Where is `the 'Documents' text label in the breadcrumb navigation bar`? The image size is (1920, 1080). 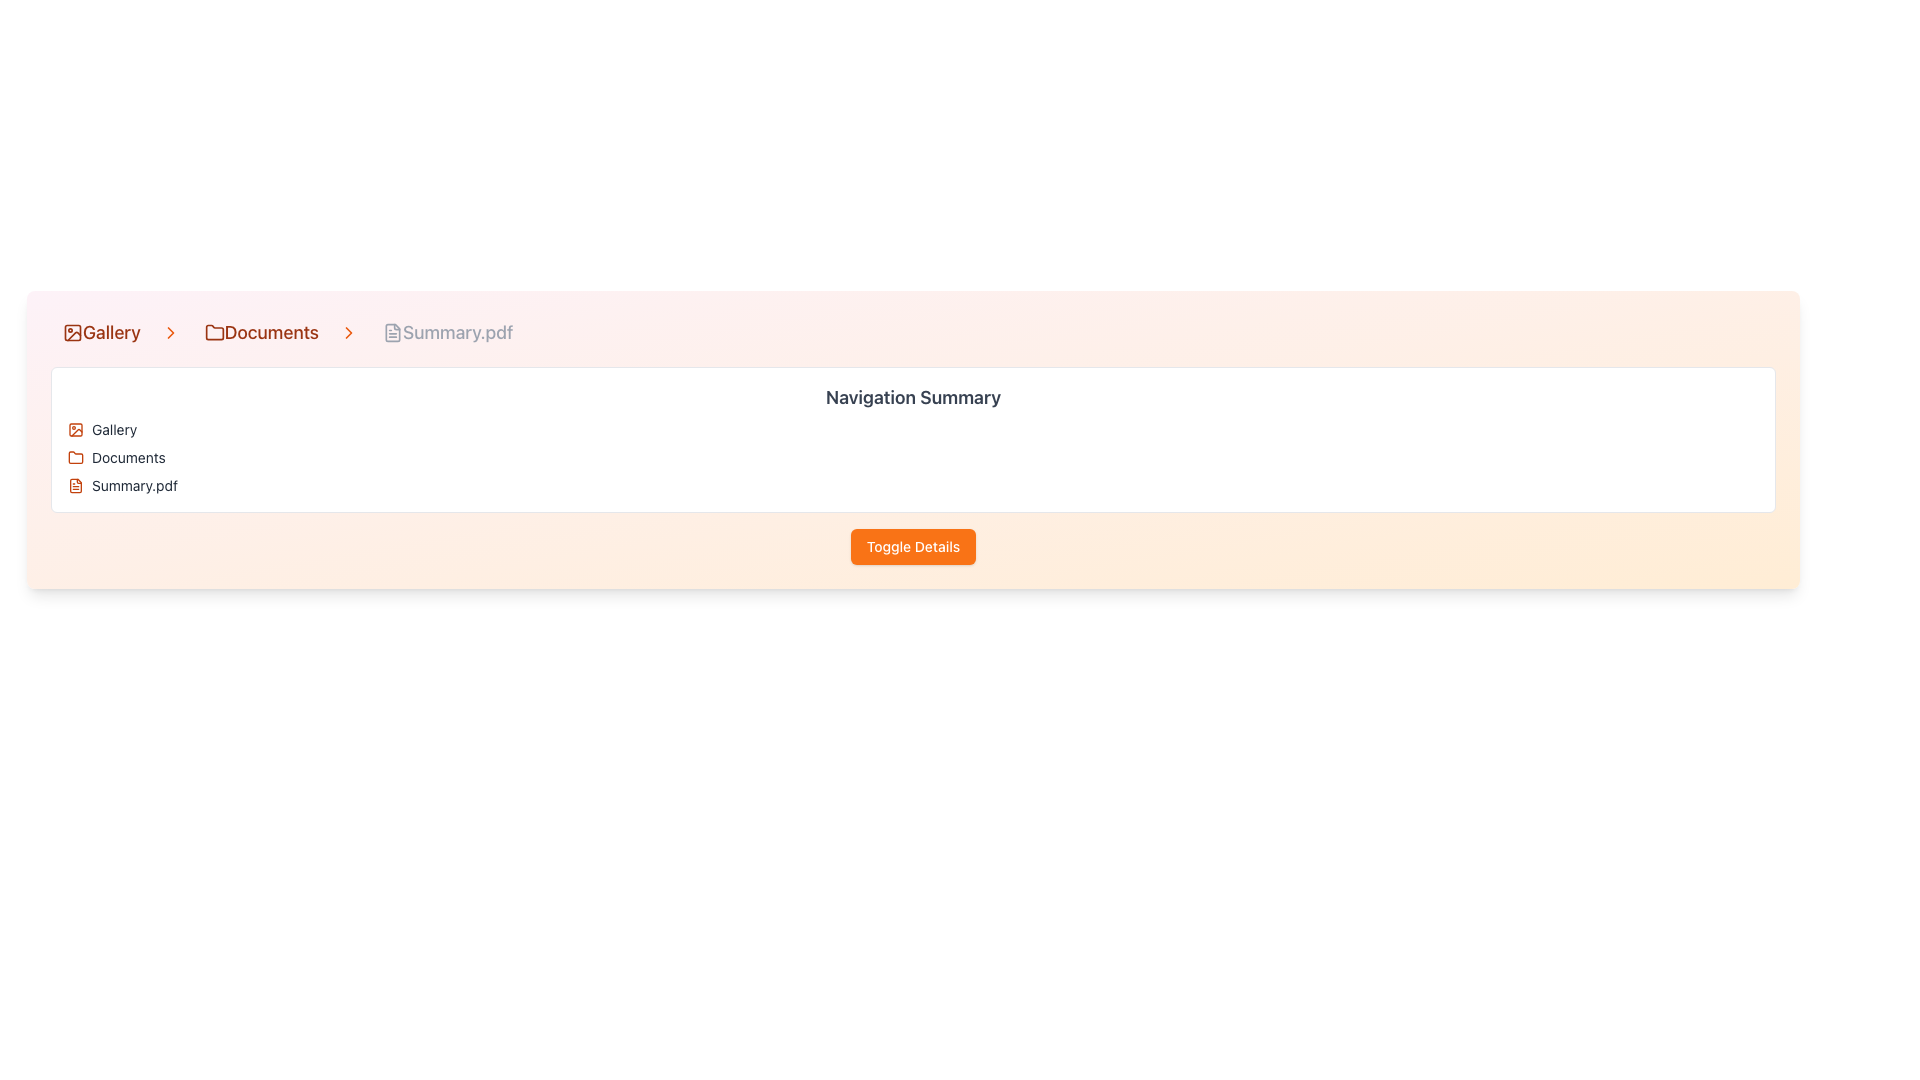
the 'Documents' text label in the breadcrumb navigation bar is located at coordinates (270, 331).